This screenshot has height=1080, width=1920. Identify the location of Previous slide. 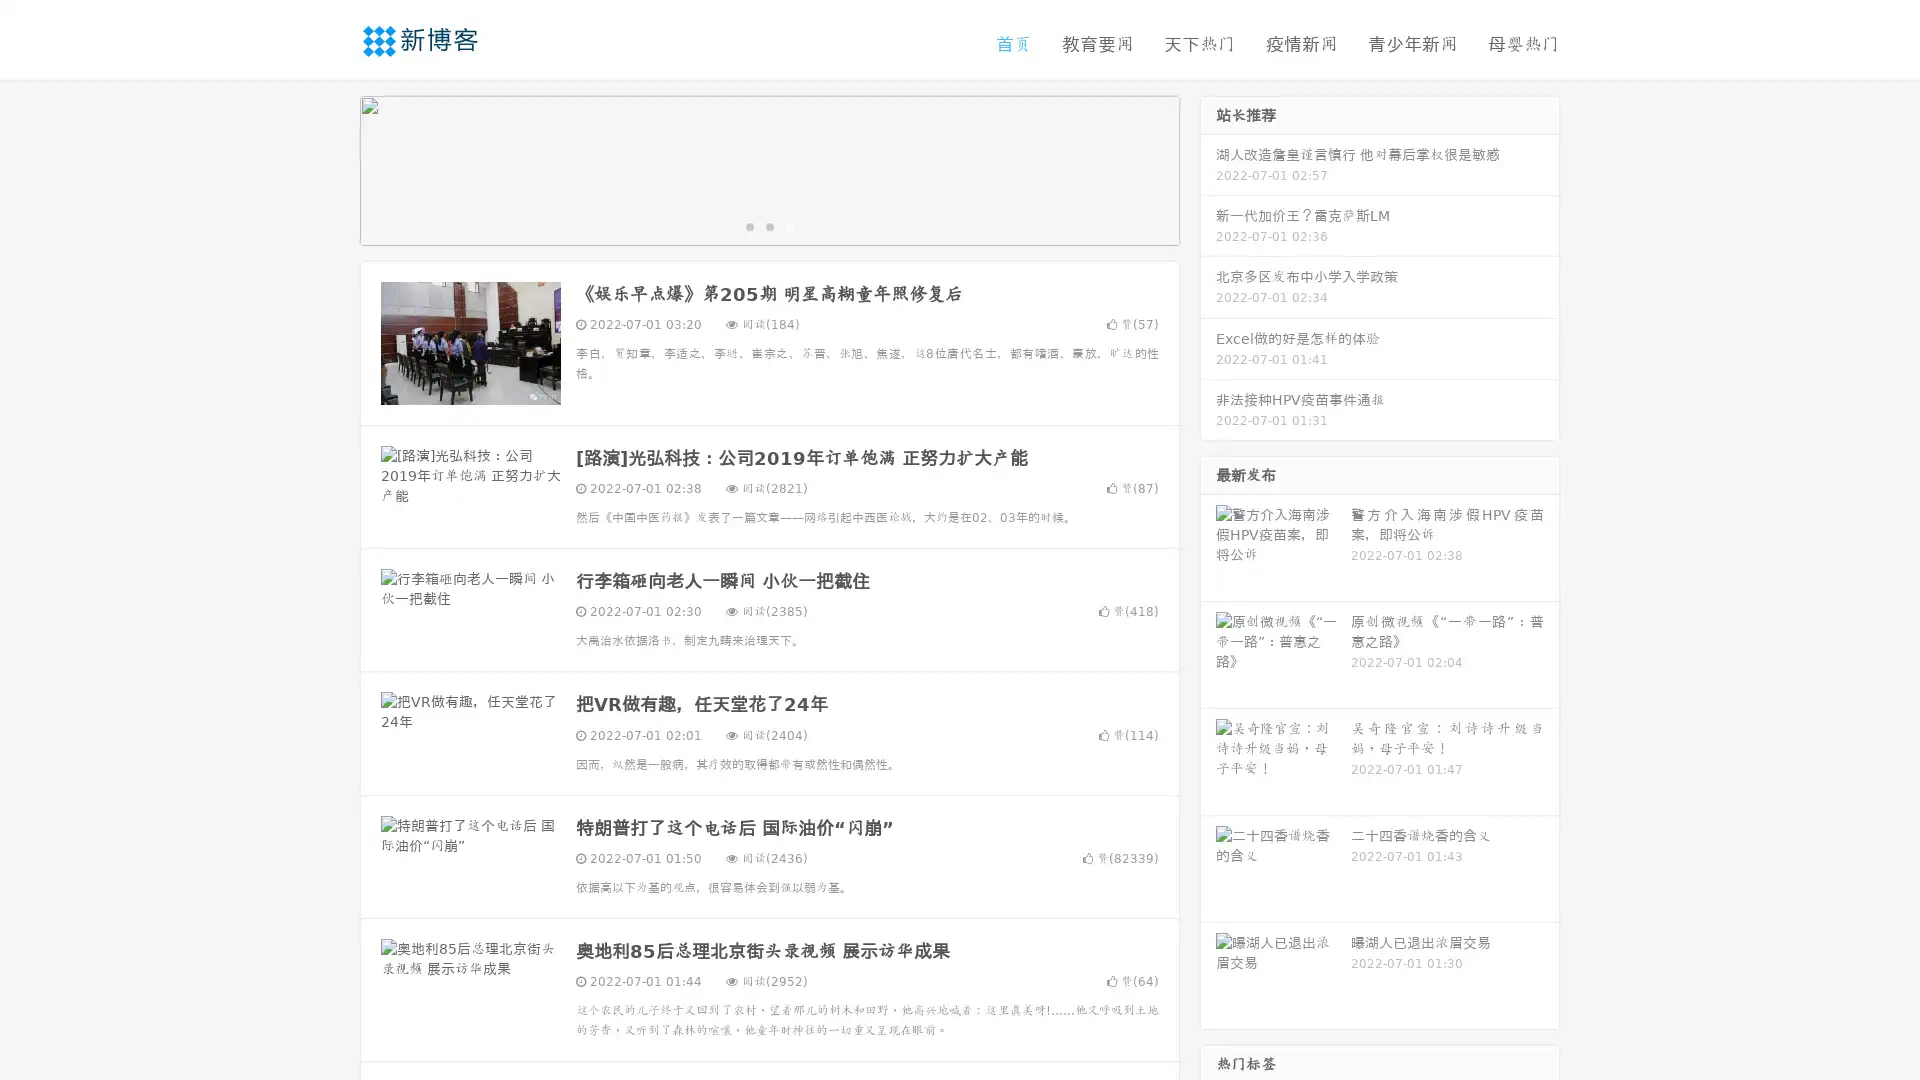
(330, 168).